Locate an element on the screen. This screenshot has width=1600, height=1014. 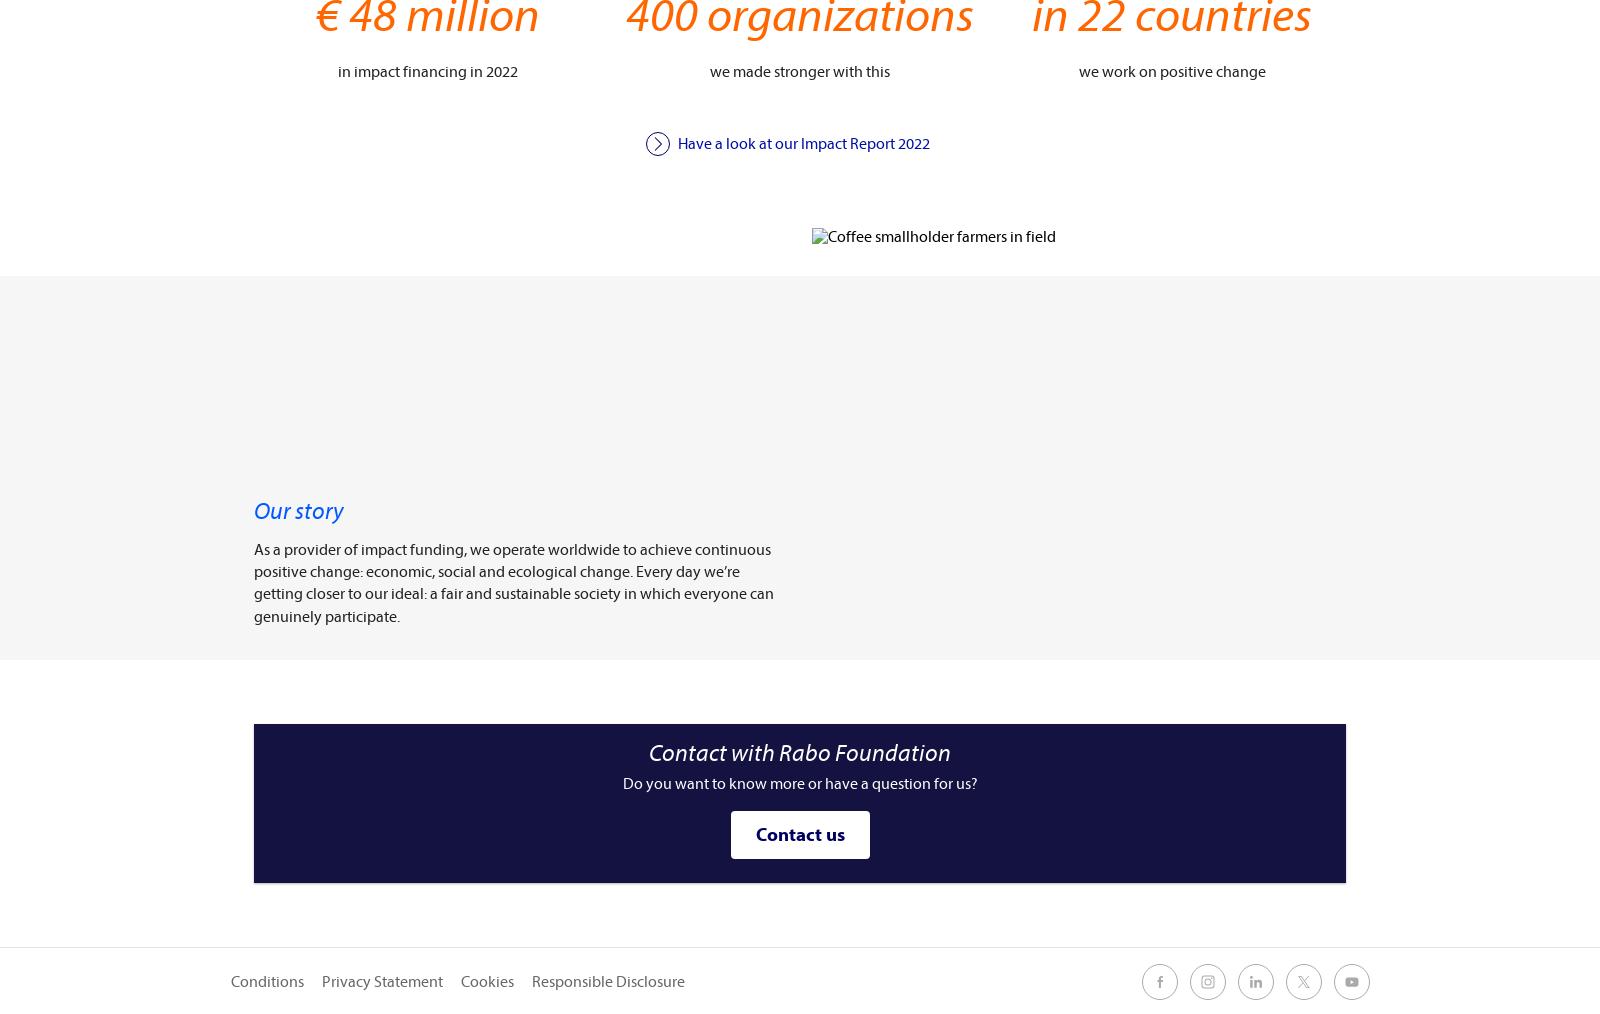
'As a provider of impact funding, we operate worldwide to achieve continuous positive change: economic, social and ecological change. Every day we’re getting closer to our ideal: a fair and sustainable society in which everyone can genuinely participate.' is located at coordinates (513, 581).